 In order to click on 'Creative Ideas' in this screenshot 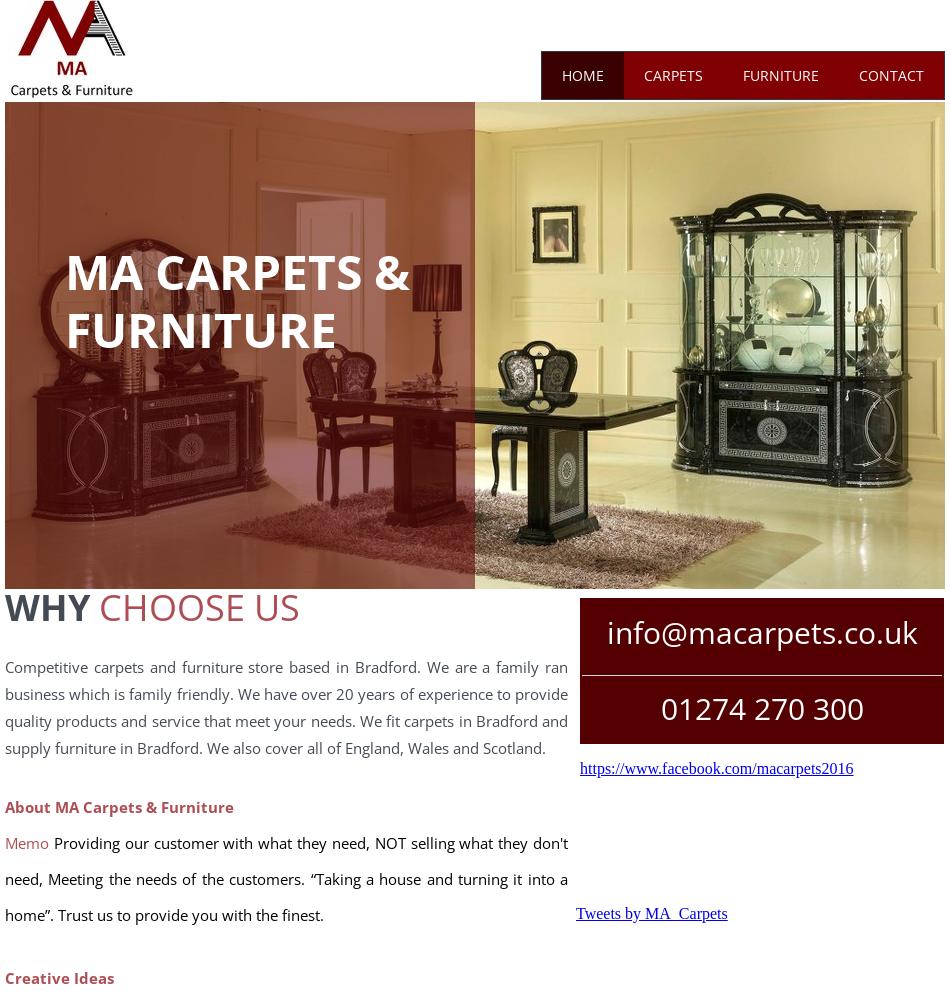, I will do `click(59, 977)`.